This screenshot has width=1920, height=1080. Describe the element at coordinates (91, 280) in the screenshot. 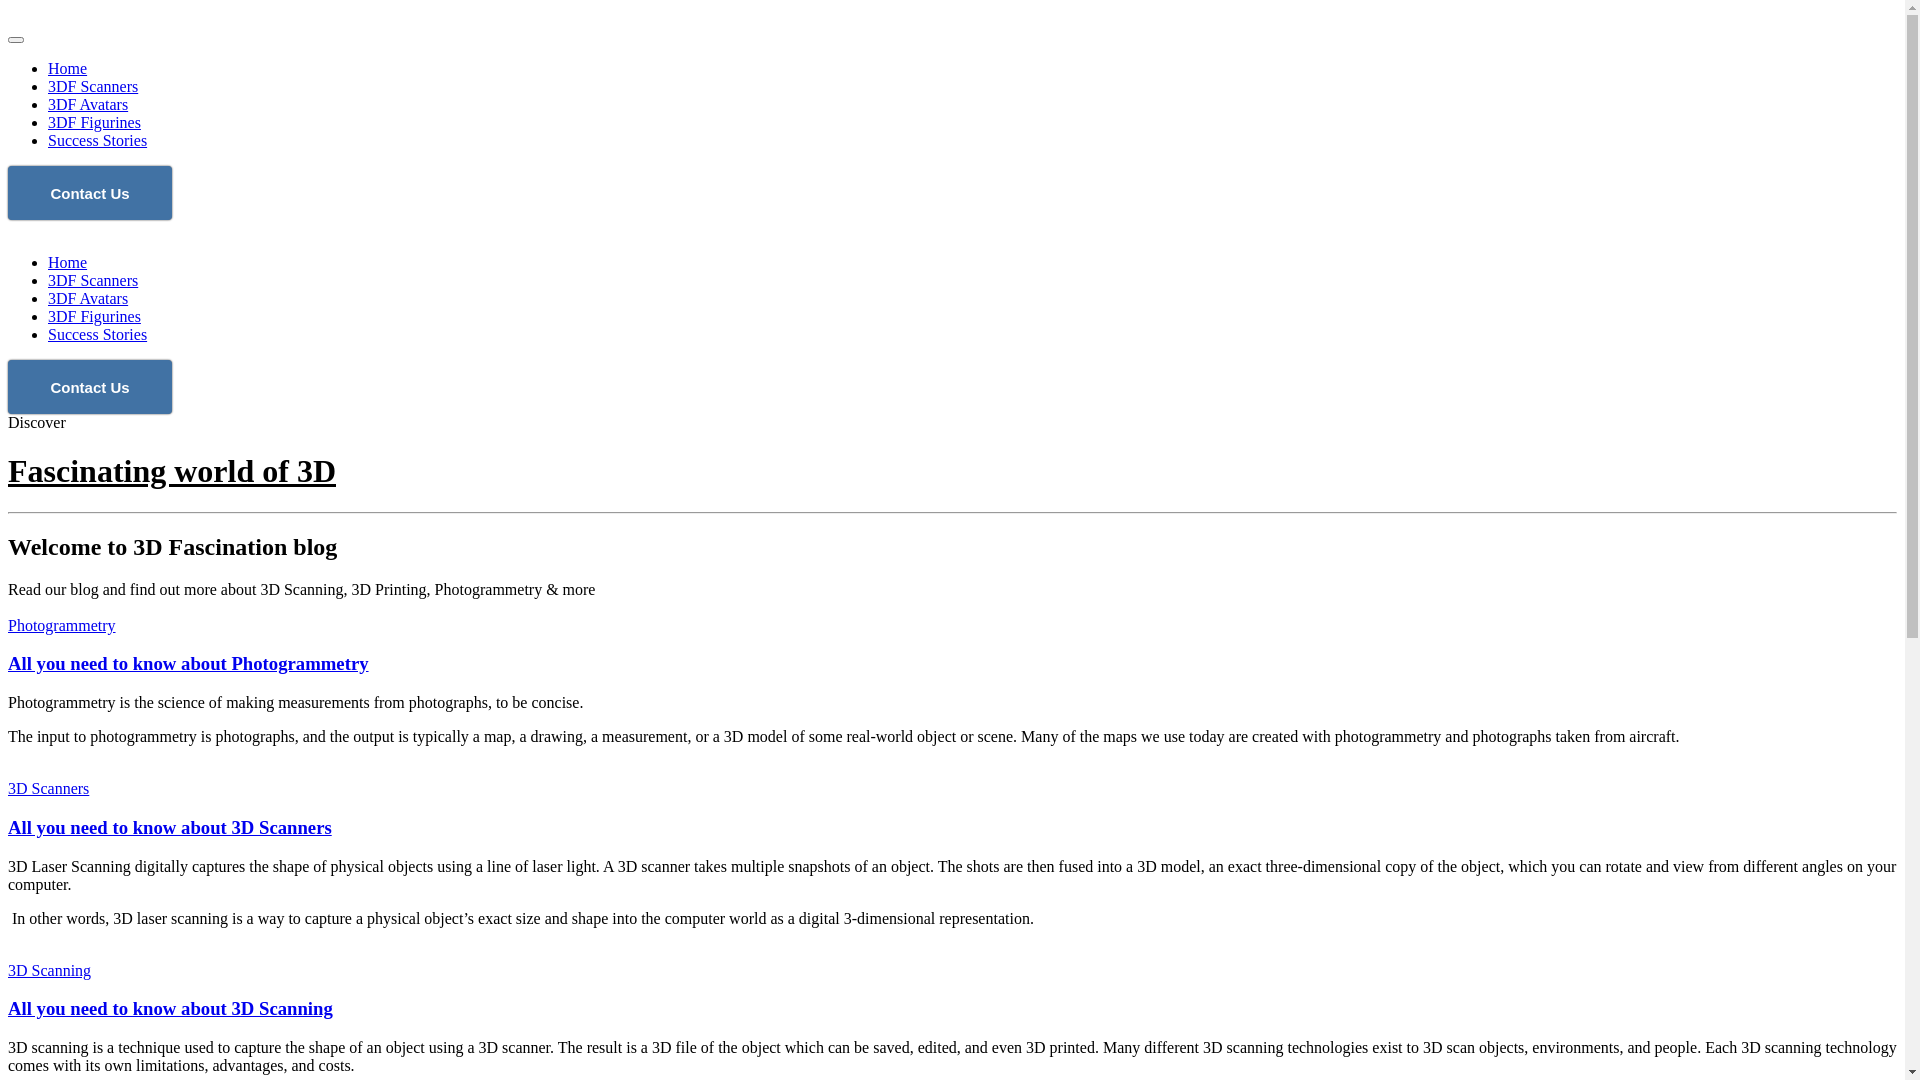

I see `'3DF Scanners'` at that location.